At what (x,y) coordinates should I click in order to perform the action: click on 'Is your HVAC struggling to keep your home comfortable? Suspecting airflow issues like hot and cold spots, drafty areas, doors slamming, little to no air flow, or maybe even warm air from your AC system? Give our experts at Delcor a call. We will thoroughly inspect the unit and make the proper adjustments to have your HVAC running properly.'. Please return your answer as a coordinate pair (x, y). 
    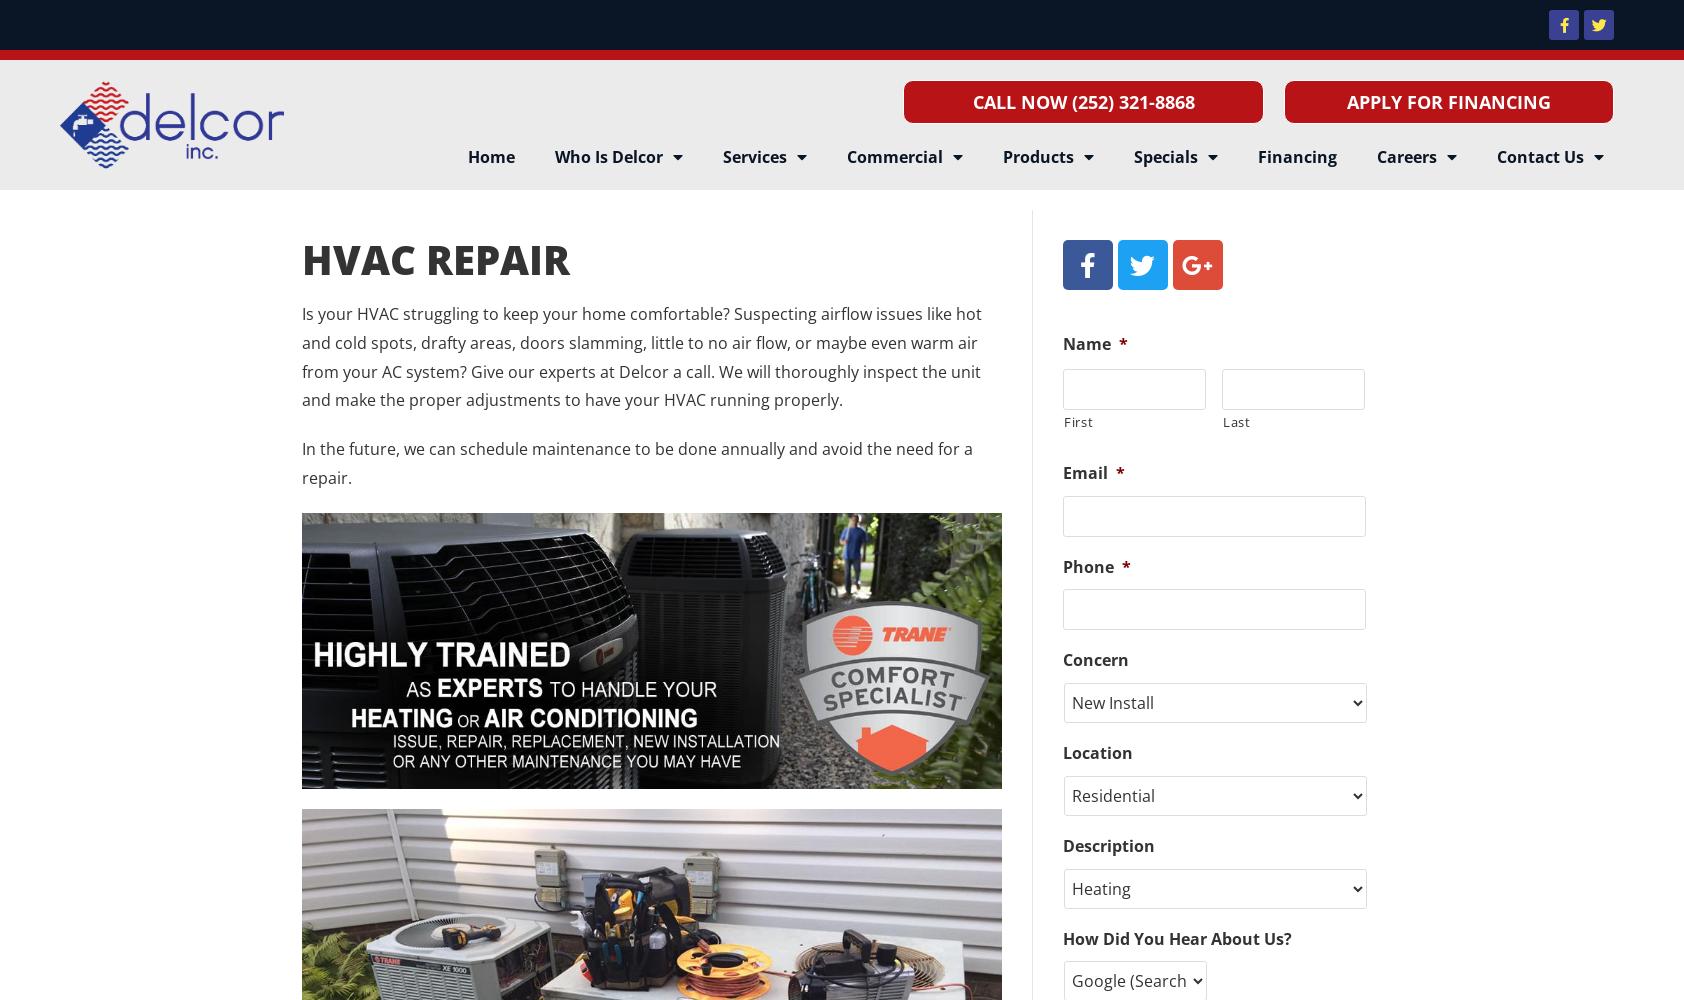
    Looking at the image, I should click on (641, 356).